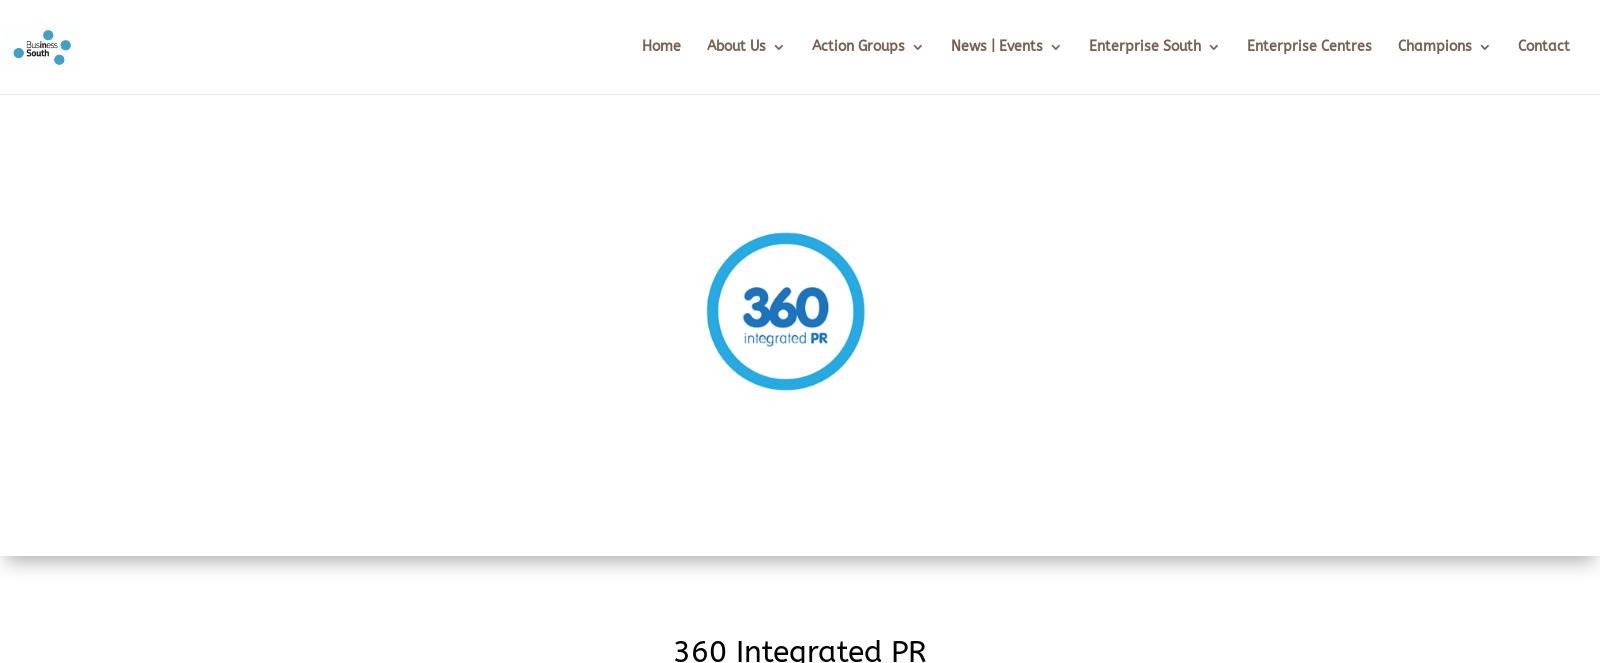  What do you see at coordinates (990, 215) in the screenshot?
I see `'Event Photo Gallery'` at bounding box center [990, 215].